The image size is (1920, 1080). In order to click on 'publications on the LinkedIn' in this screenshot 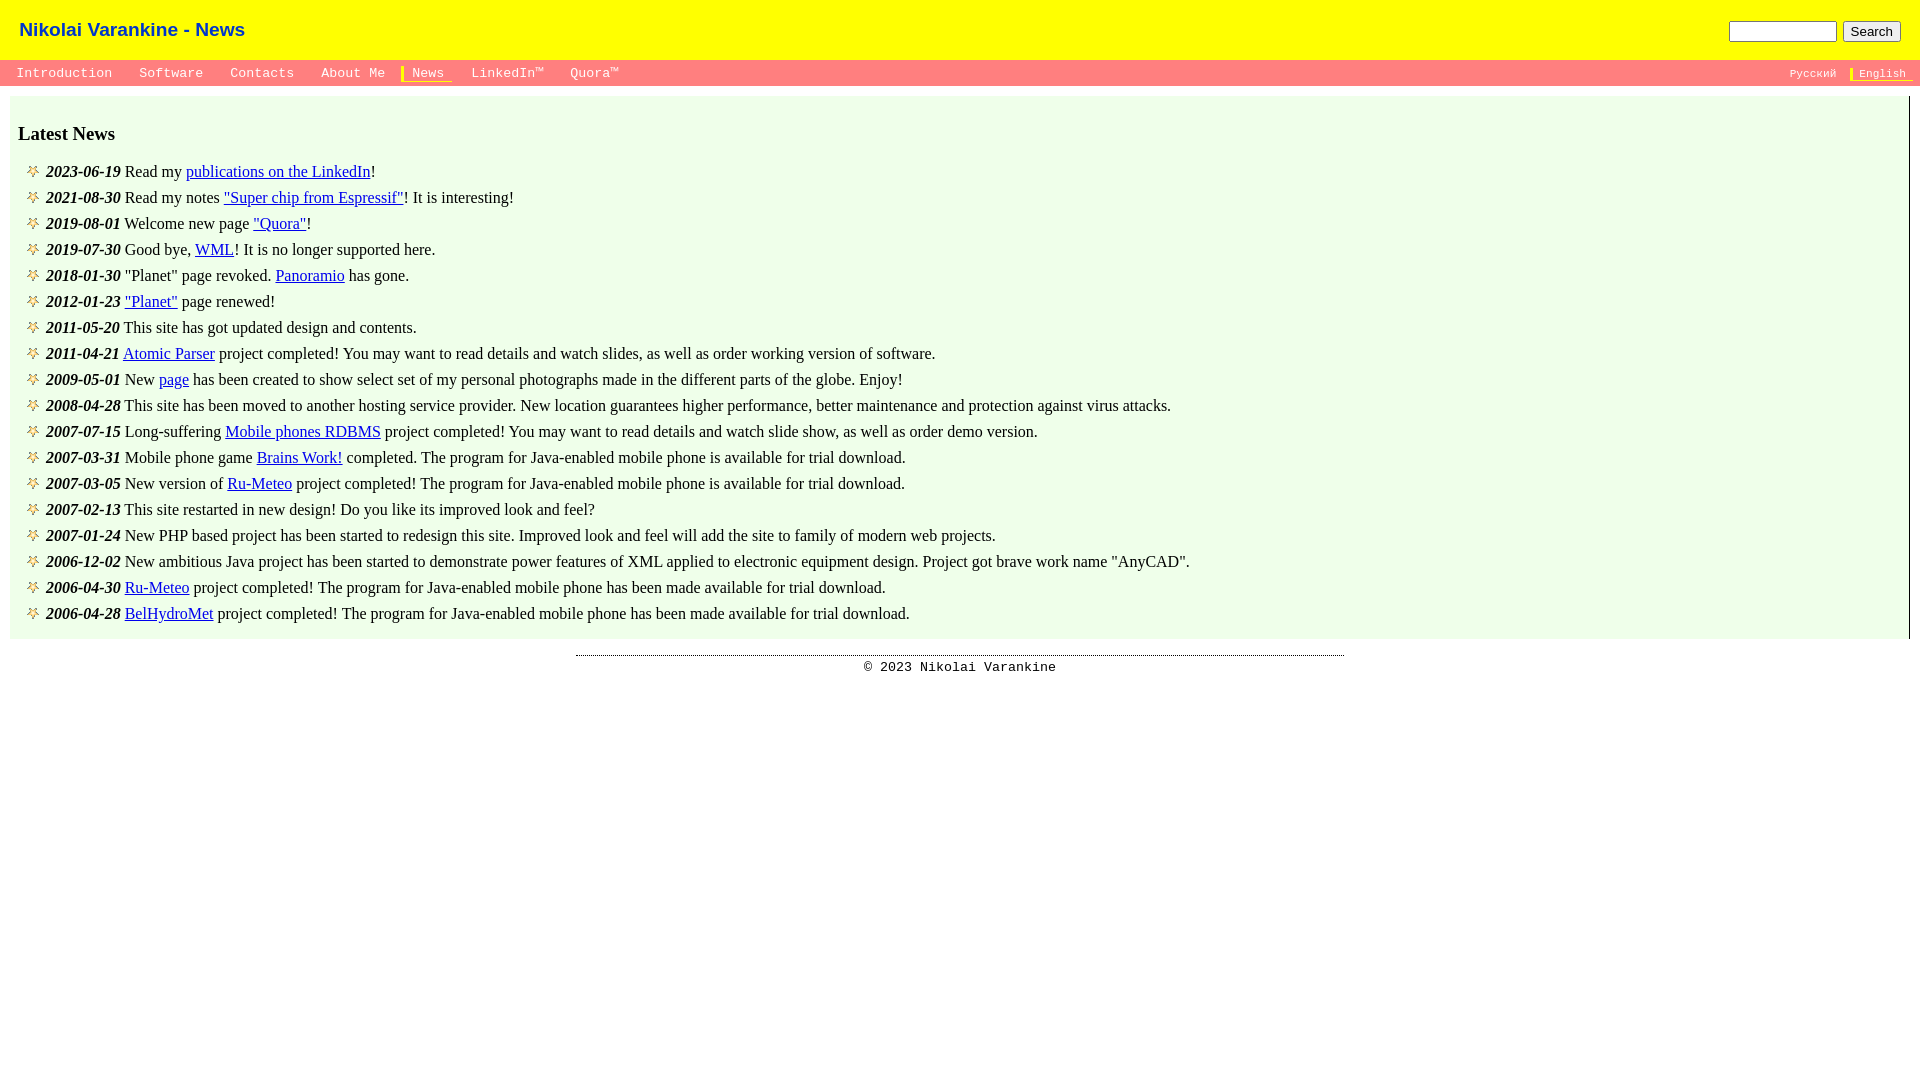, I will do `click(277, 170)`.